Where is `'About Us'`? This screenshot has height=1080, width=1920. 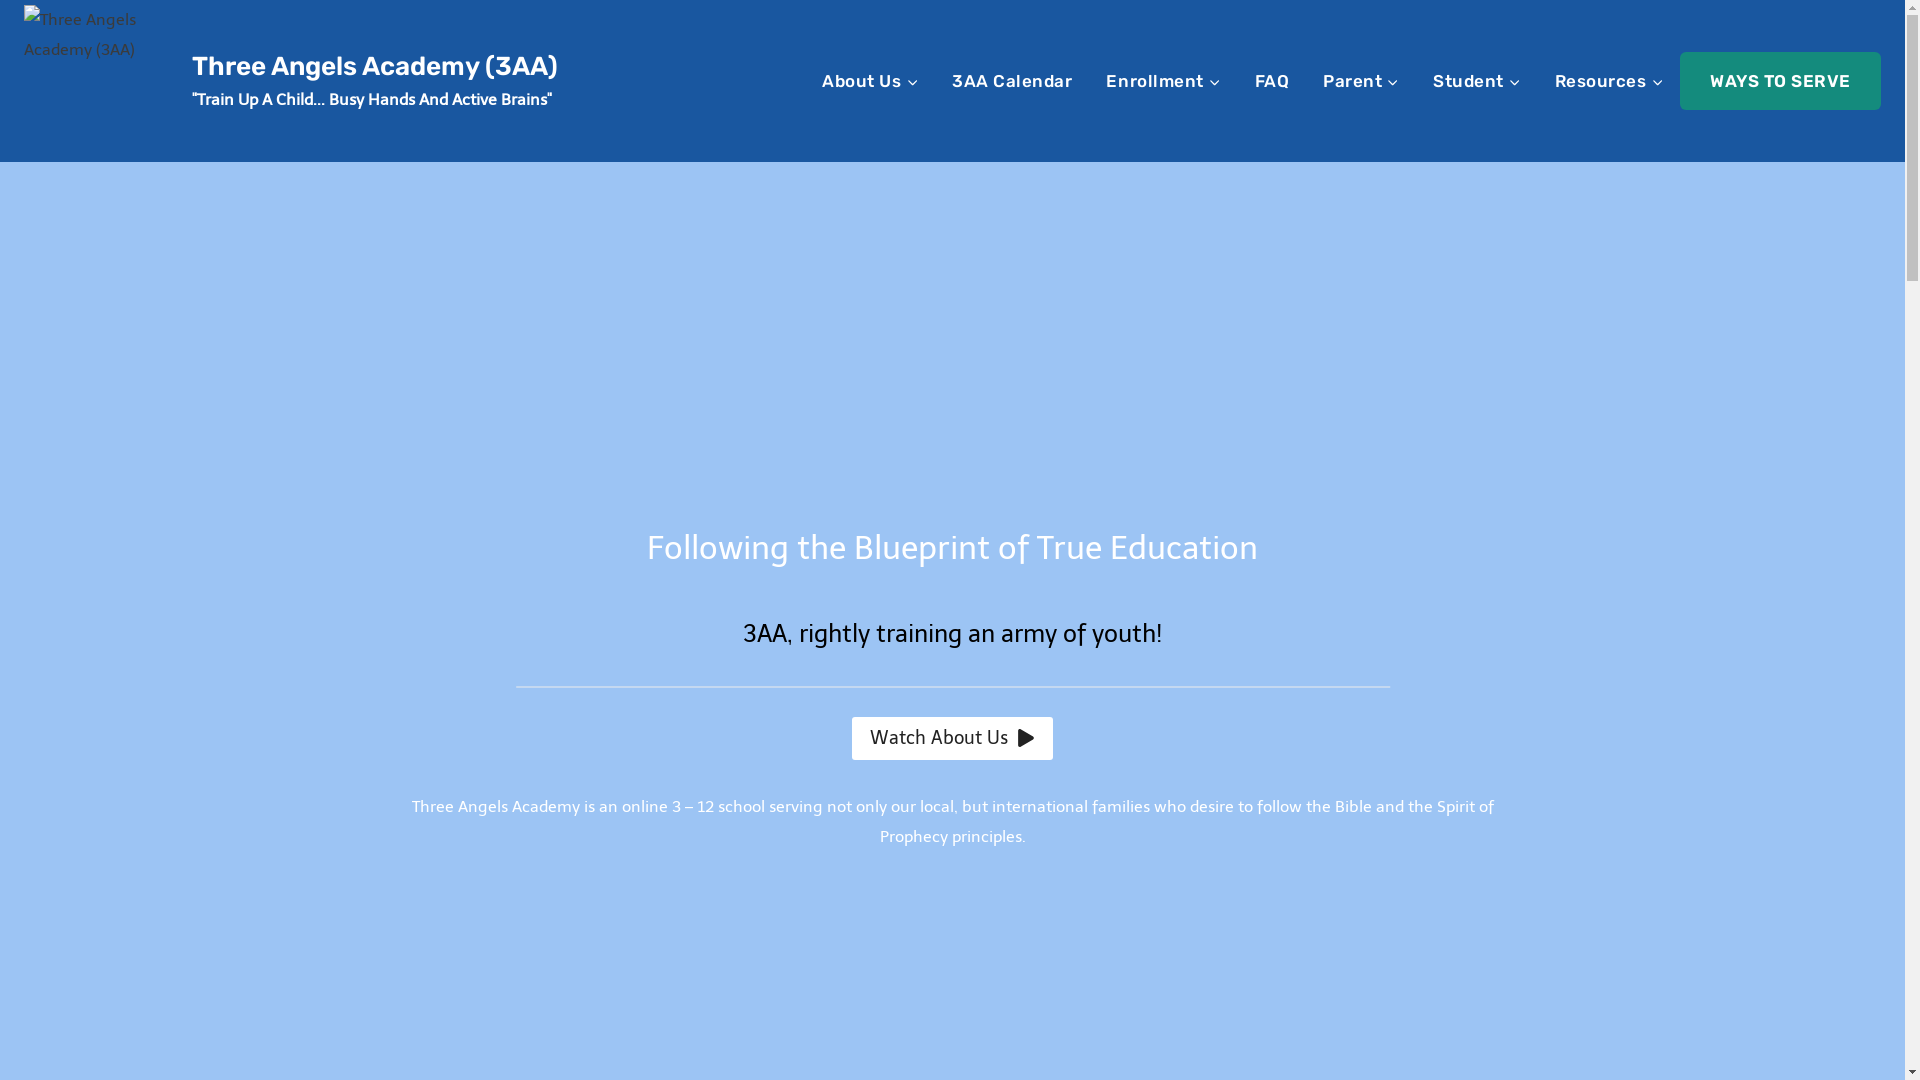
'About Us' is located at coordinates (805, 79).